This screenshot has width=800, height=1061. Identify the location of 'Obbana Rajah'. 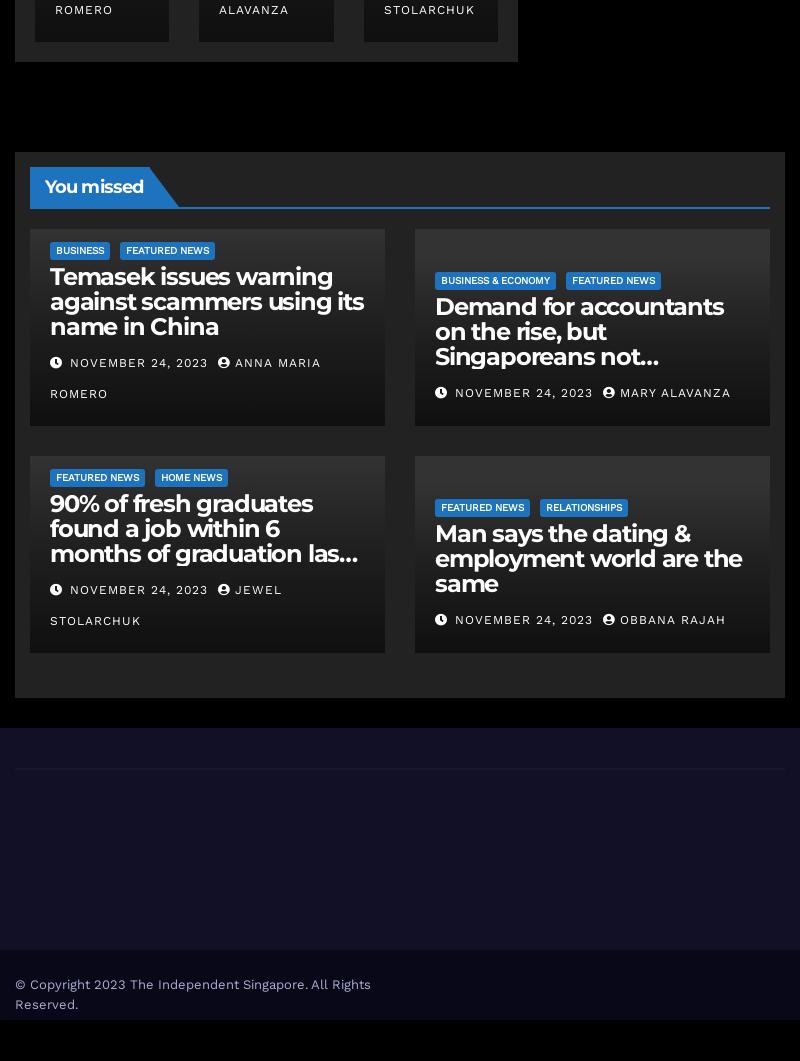
(673, 619).